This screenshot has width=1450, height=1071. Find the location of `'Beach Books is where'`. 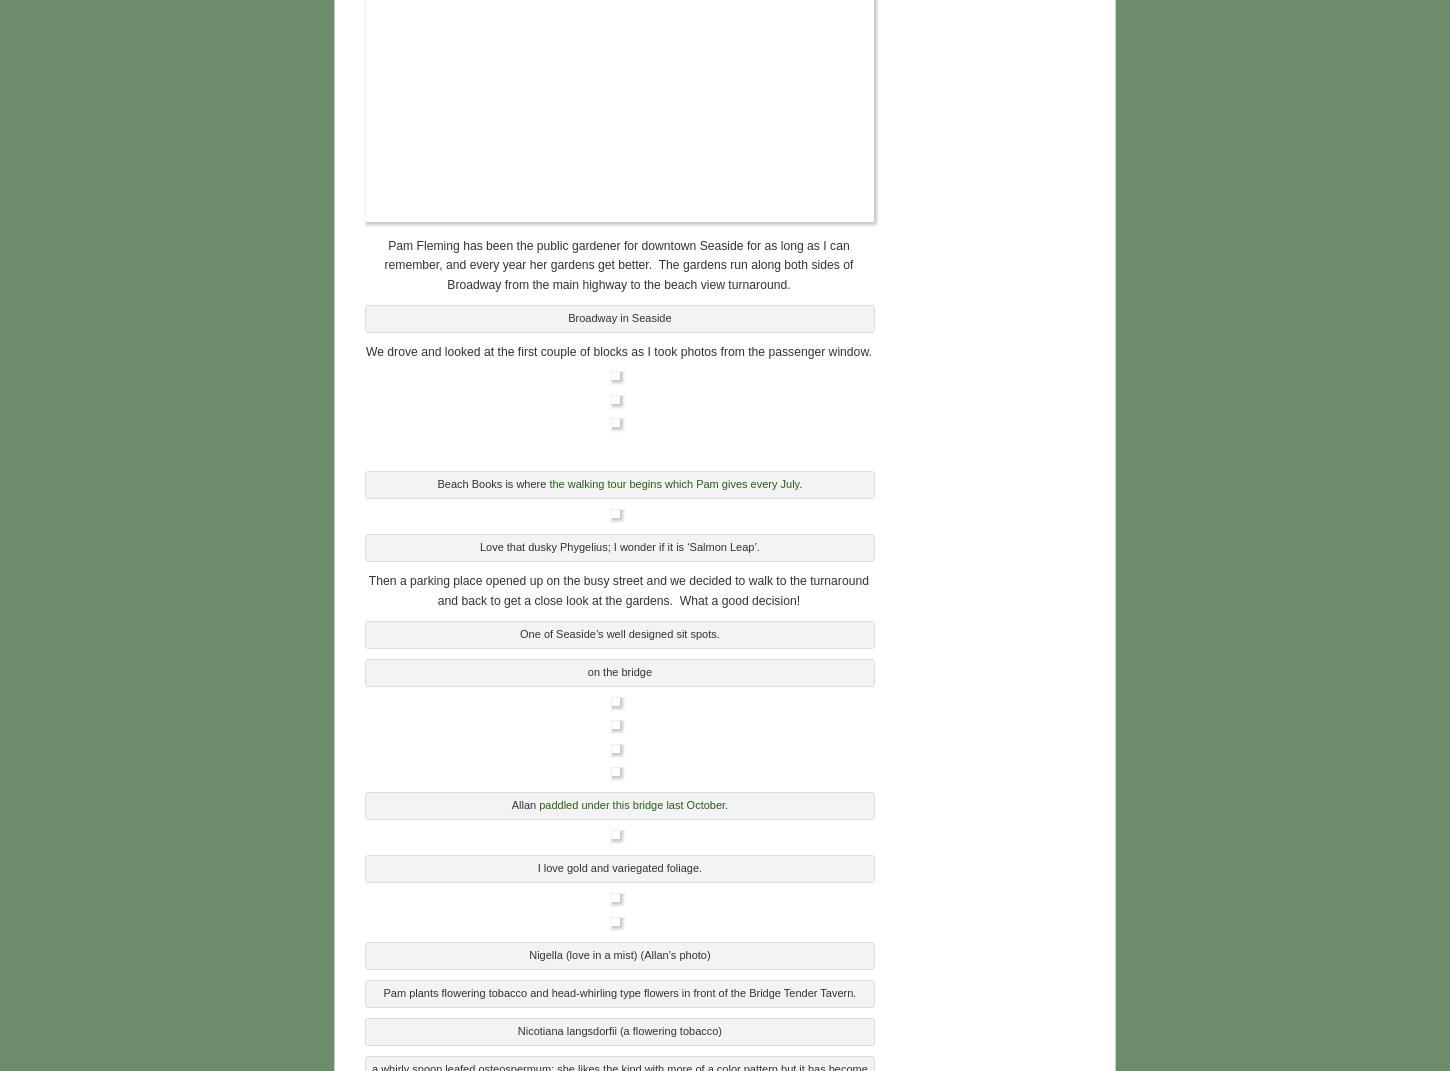

'Beach Books is where' is located at coordinates (493, 480).